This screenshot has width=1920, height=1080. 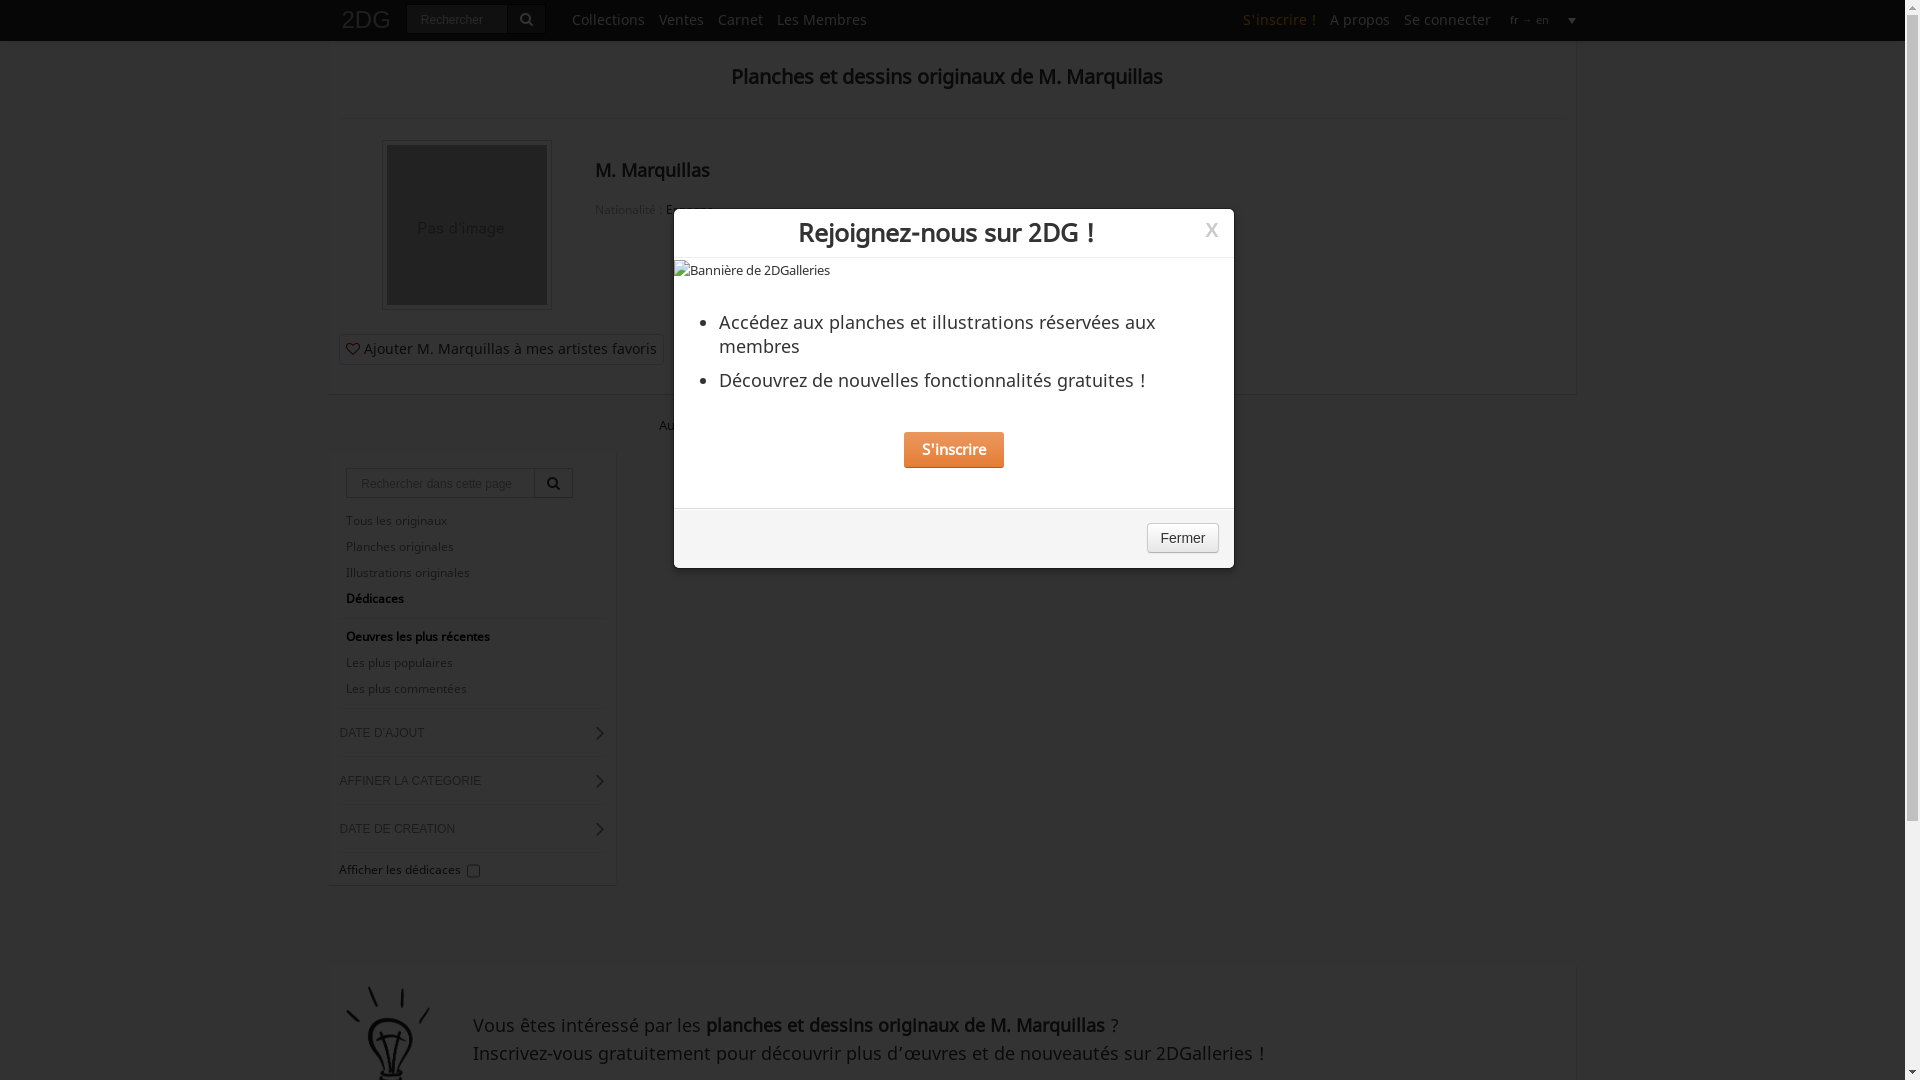 What do you see at coordinates (1278, 18) in the screenshot?
I see `'S'inscrire !'` at bounding box center [1278, 18].